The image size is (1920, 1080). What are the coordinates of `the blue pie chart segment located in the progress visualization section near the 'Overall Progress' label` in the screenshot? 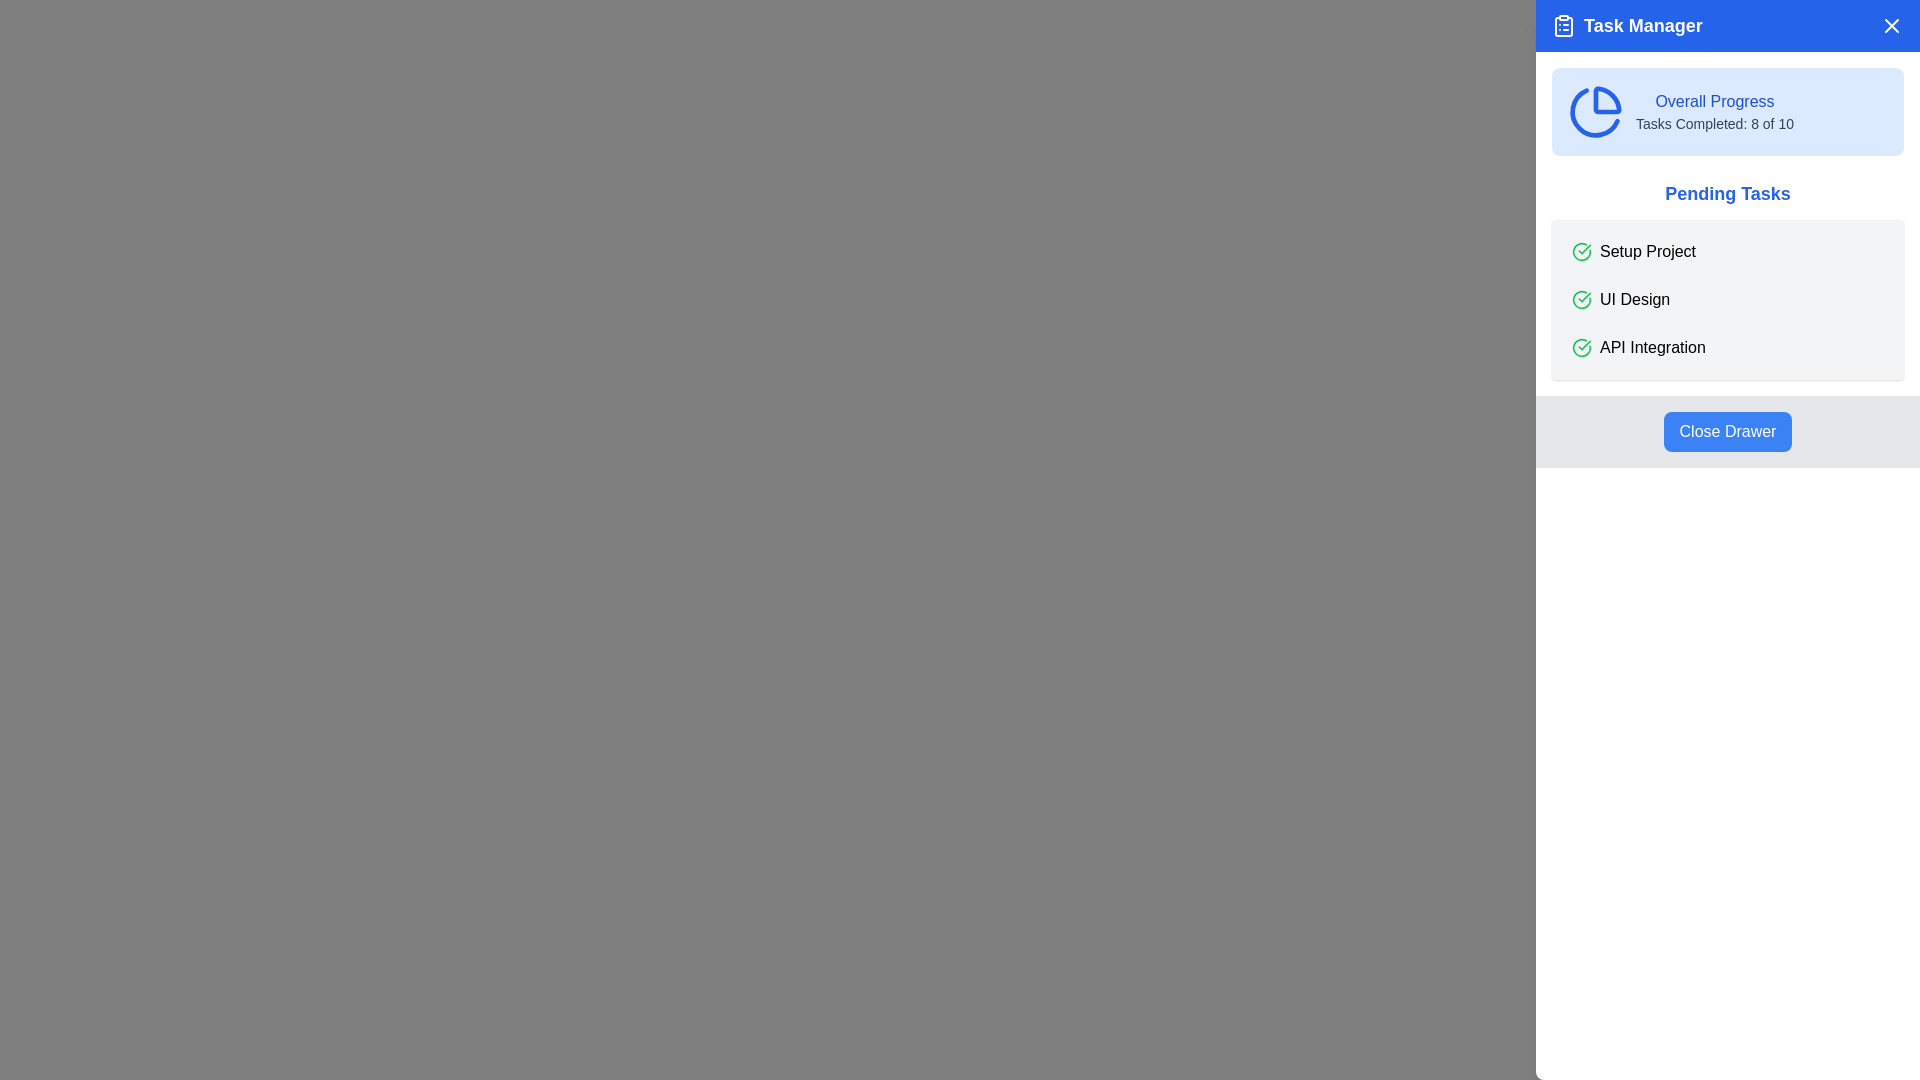 It's located at (1594, 112).